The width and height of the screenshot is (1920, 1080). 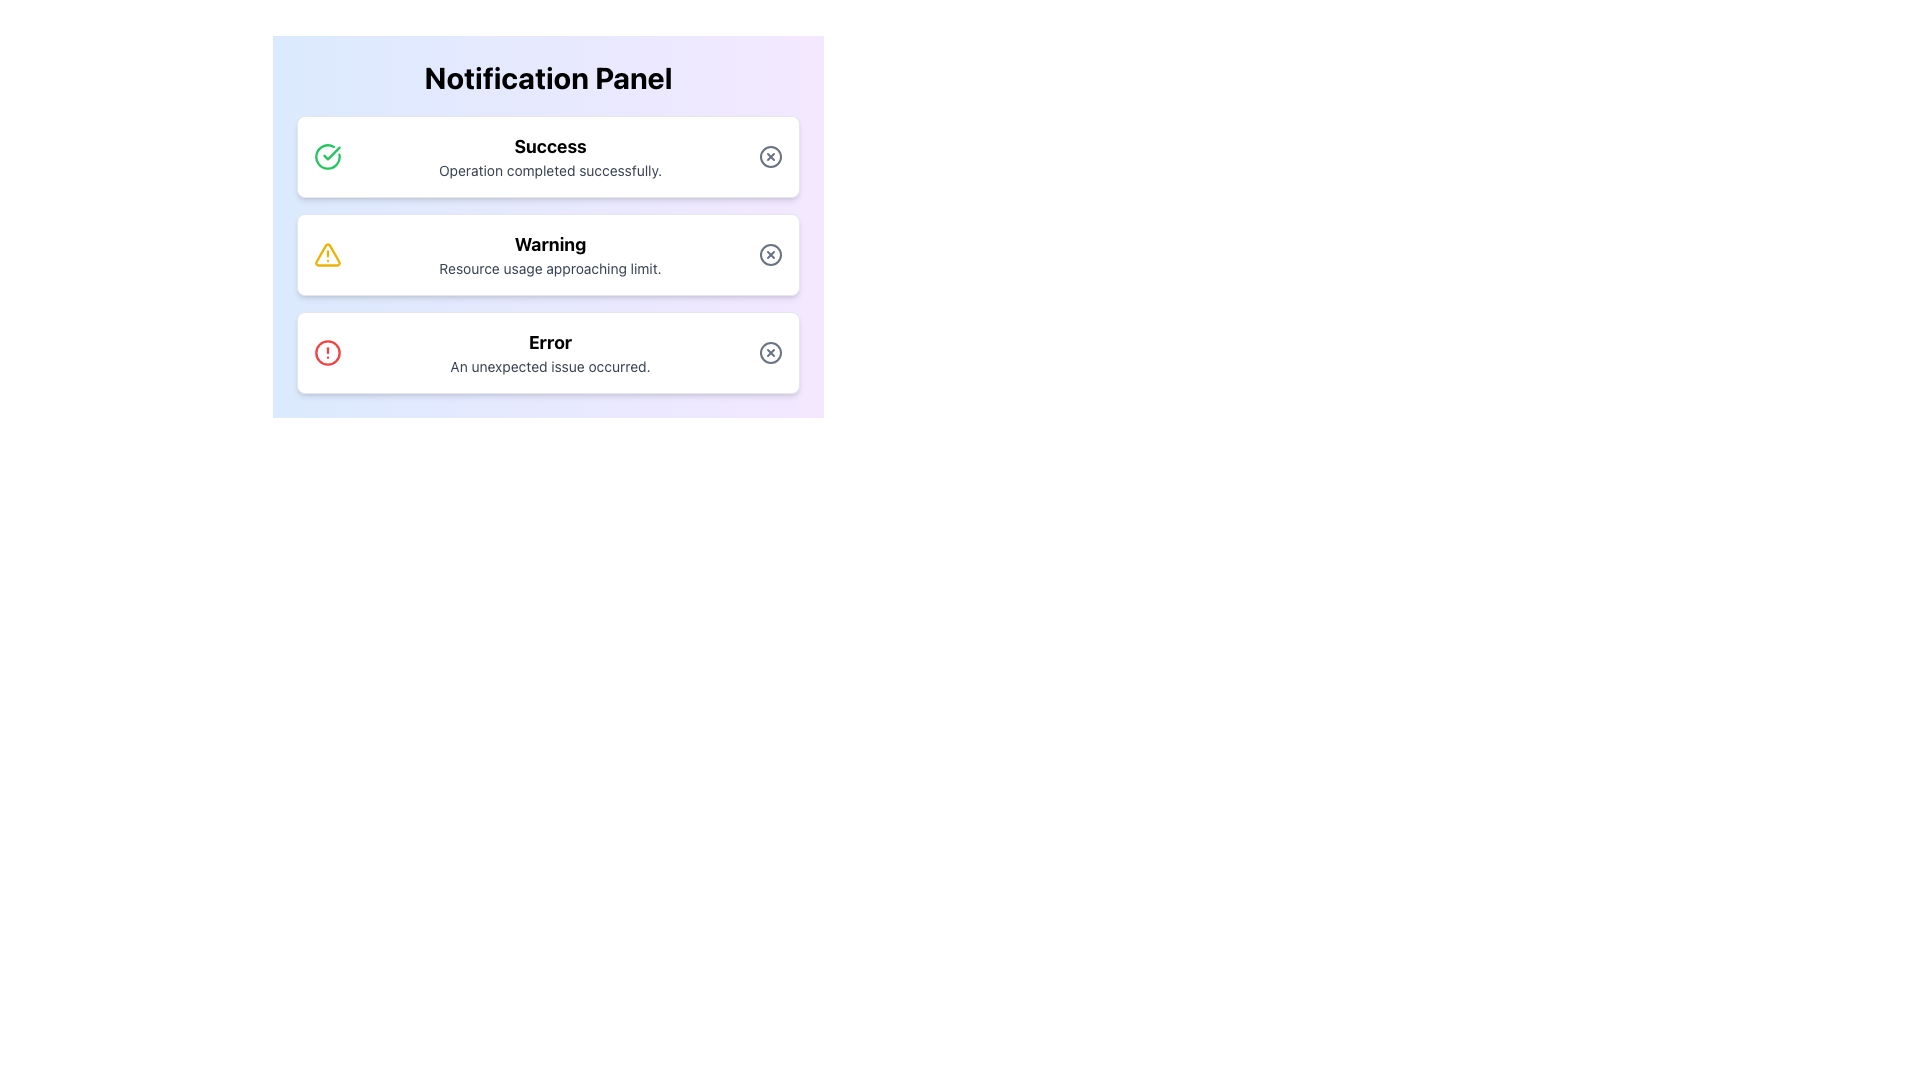 What do you see at coordinates (550, 244) in the screenshot?
I see `text from the 'Warning' Text Label, which serves as the title for a notification item located in the middle section of a notification panel` at bounding box center [550, 244].